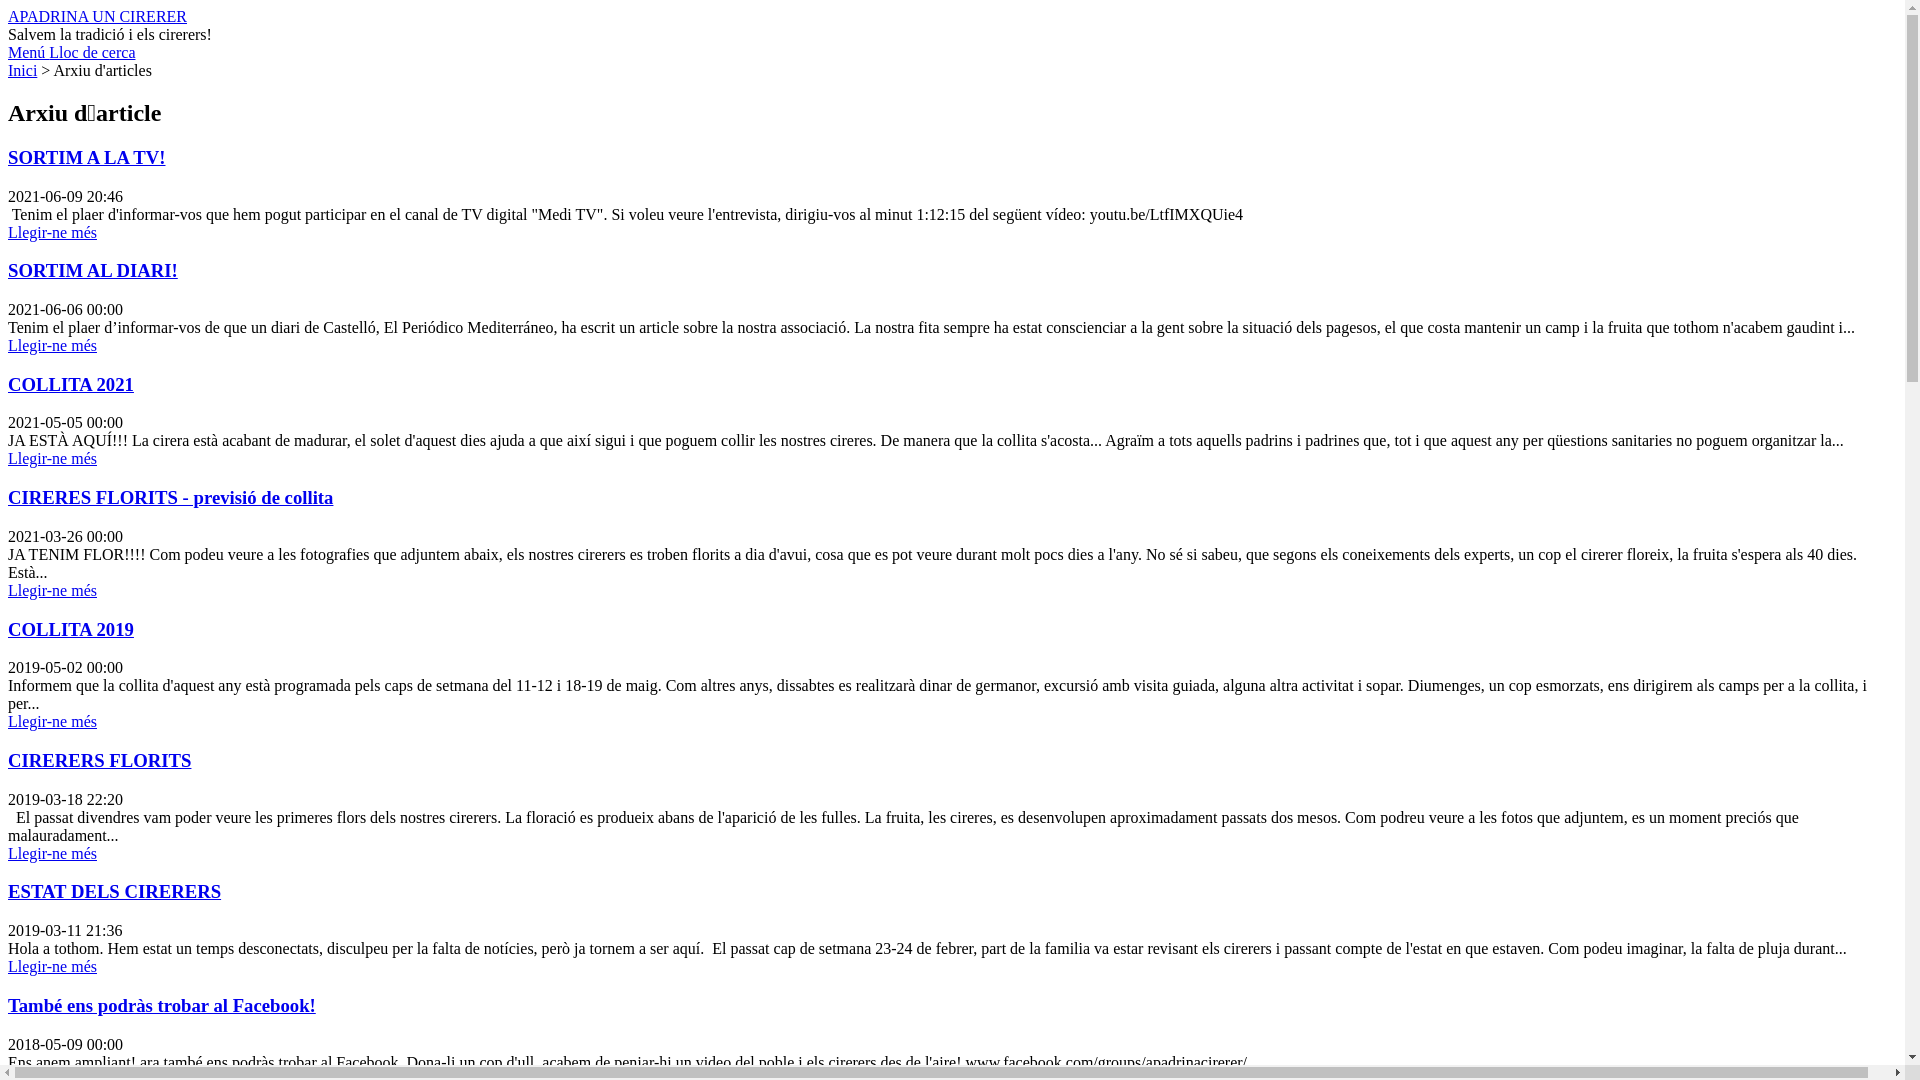 The height and width of the screenshot is (1080, 1920). I want to click on 'ESTAT DELS CIRERERS', so click(113, 890).